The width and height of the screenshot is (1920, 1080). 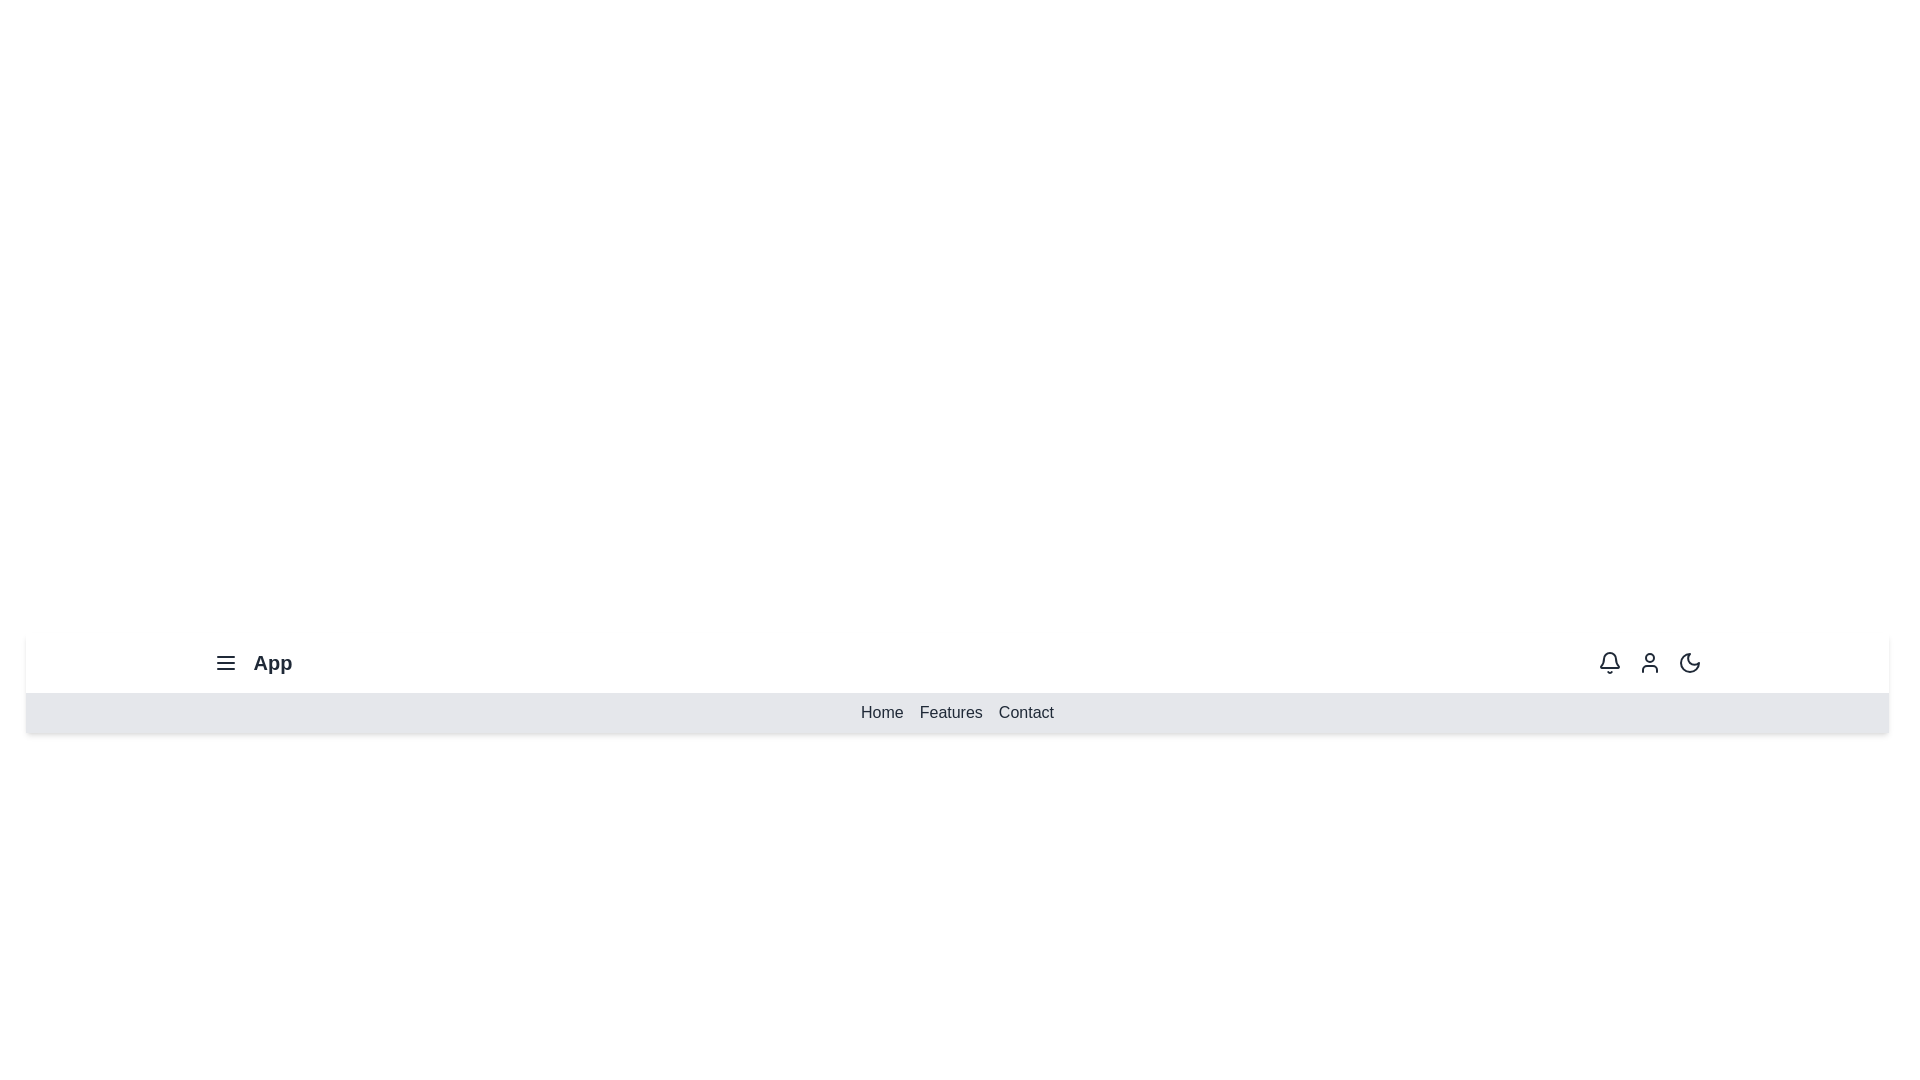 What do you see at coordinates (1026, 711) in the screenshot?
I see `the 'Contact' menu item to navigate to the corresponding section` at bounding box center [1026, 711].